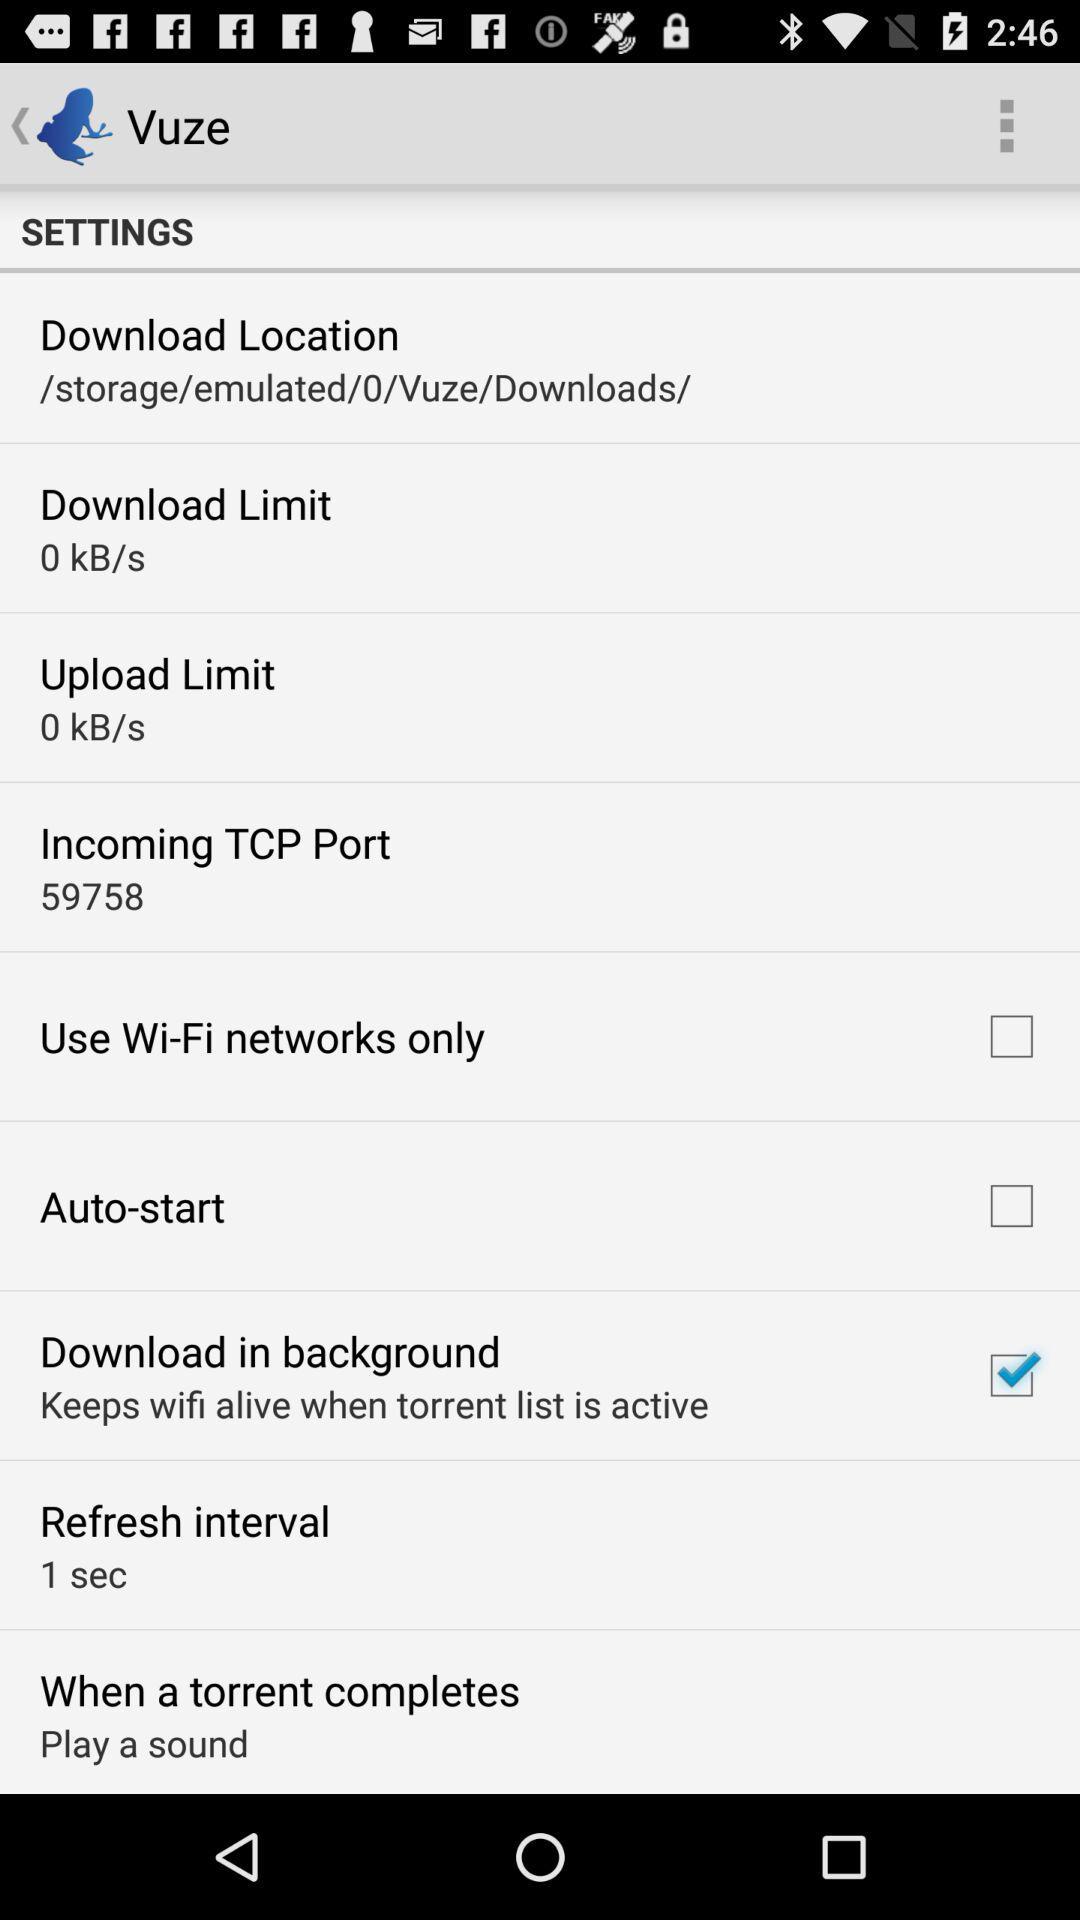  Describe the element at coordinates (92, 894) in the screenshot. I see `icon below the incoming tcp port` at that location.